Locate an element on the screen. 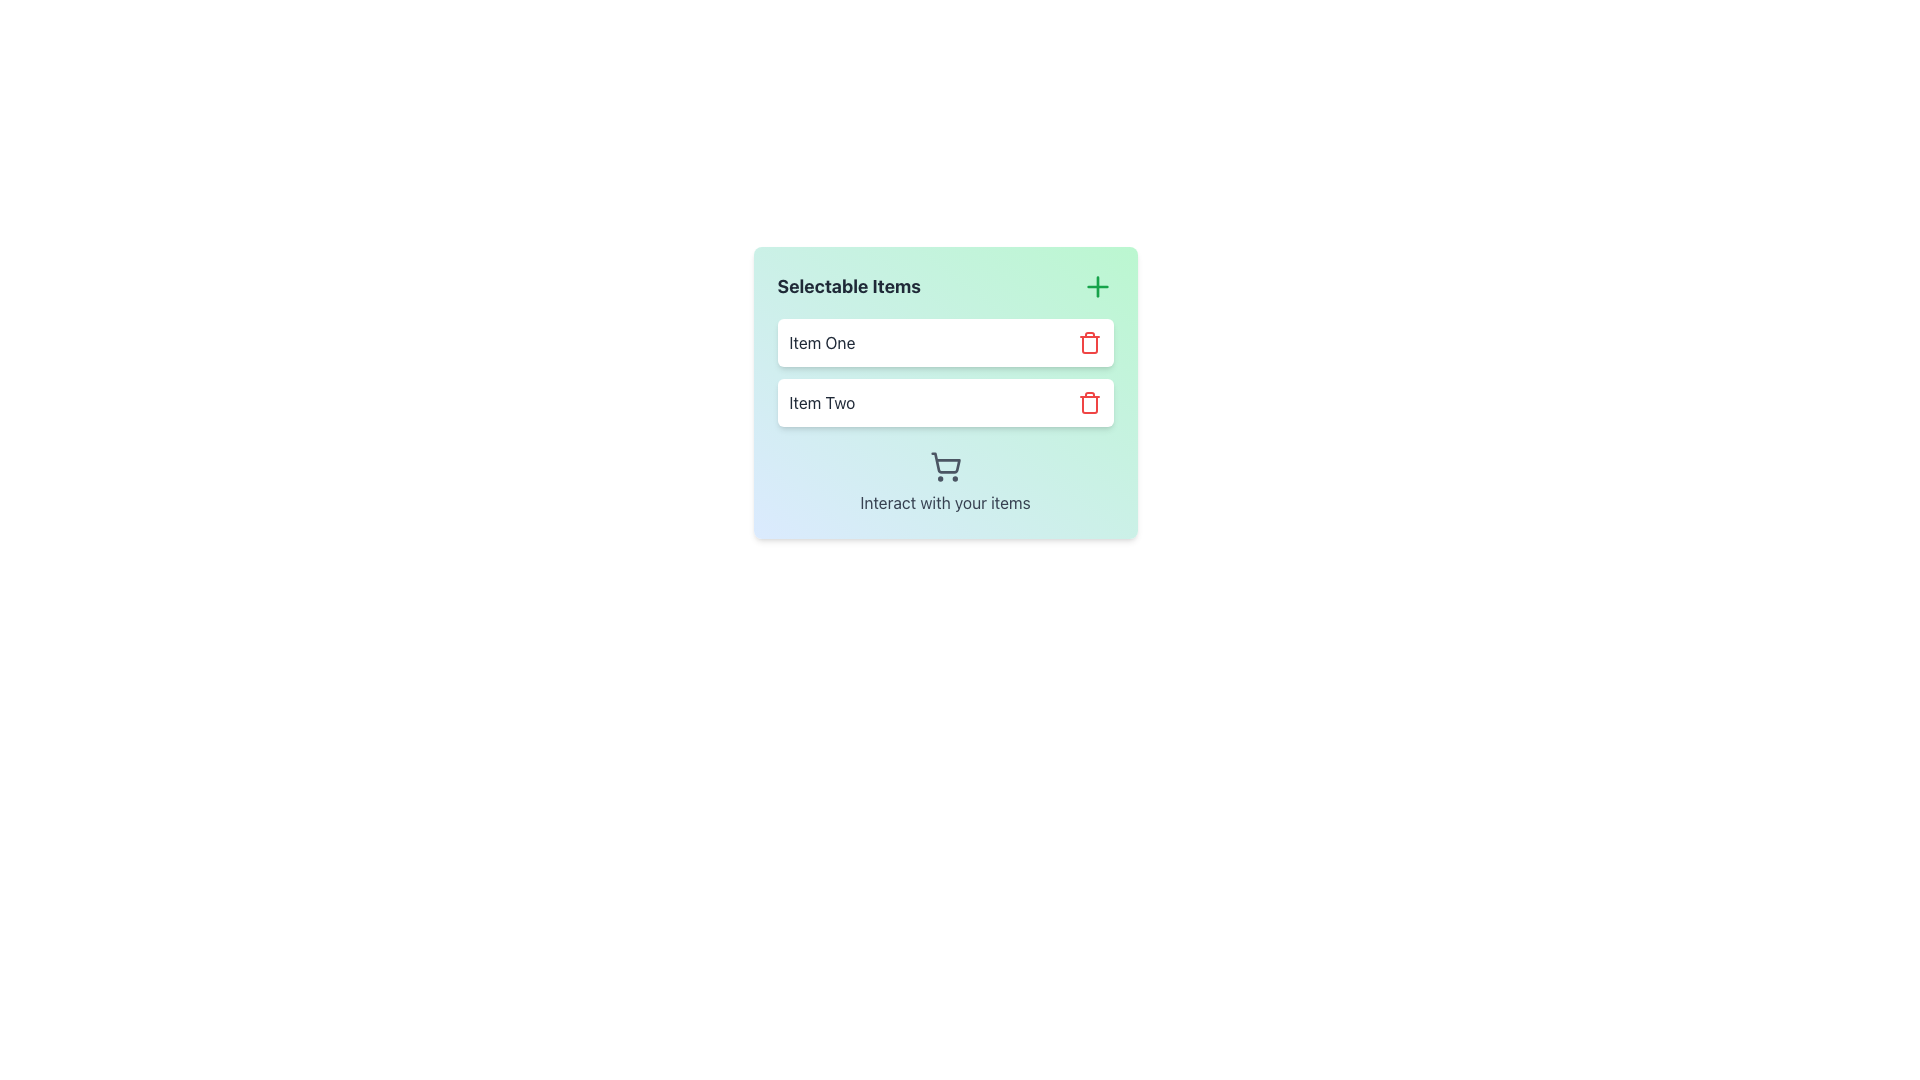 The height and width of the screenshot is (1080, 1920). the selectable list item labeled 'Item Two' is located at coordinates (944, 402).